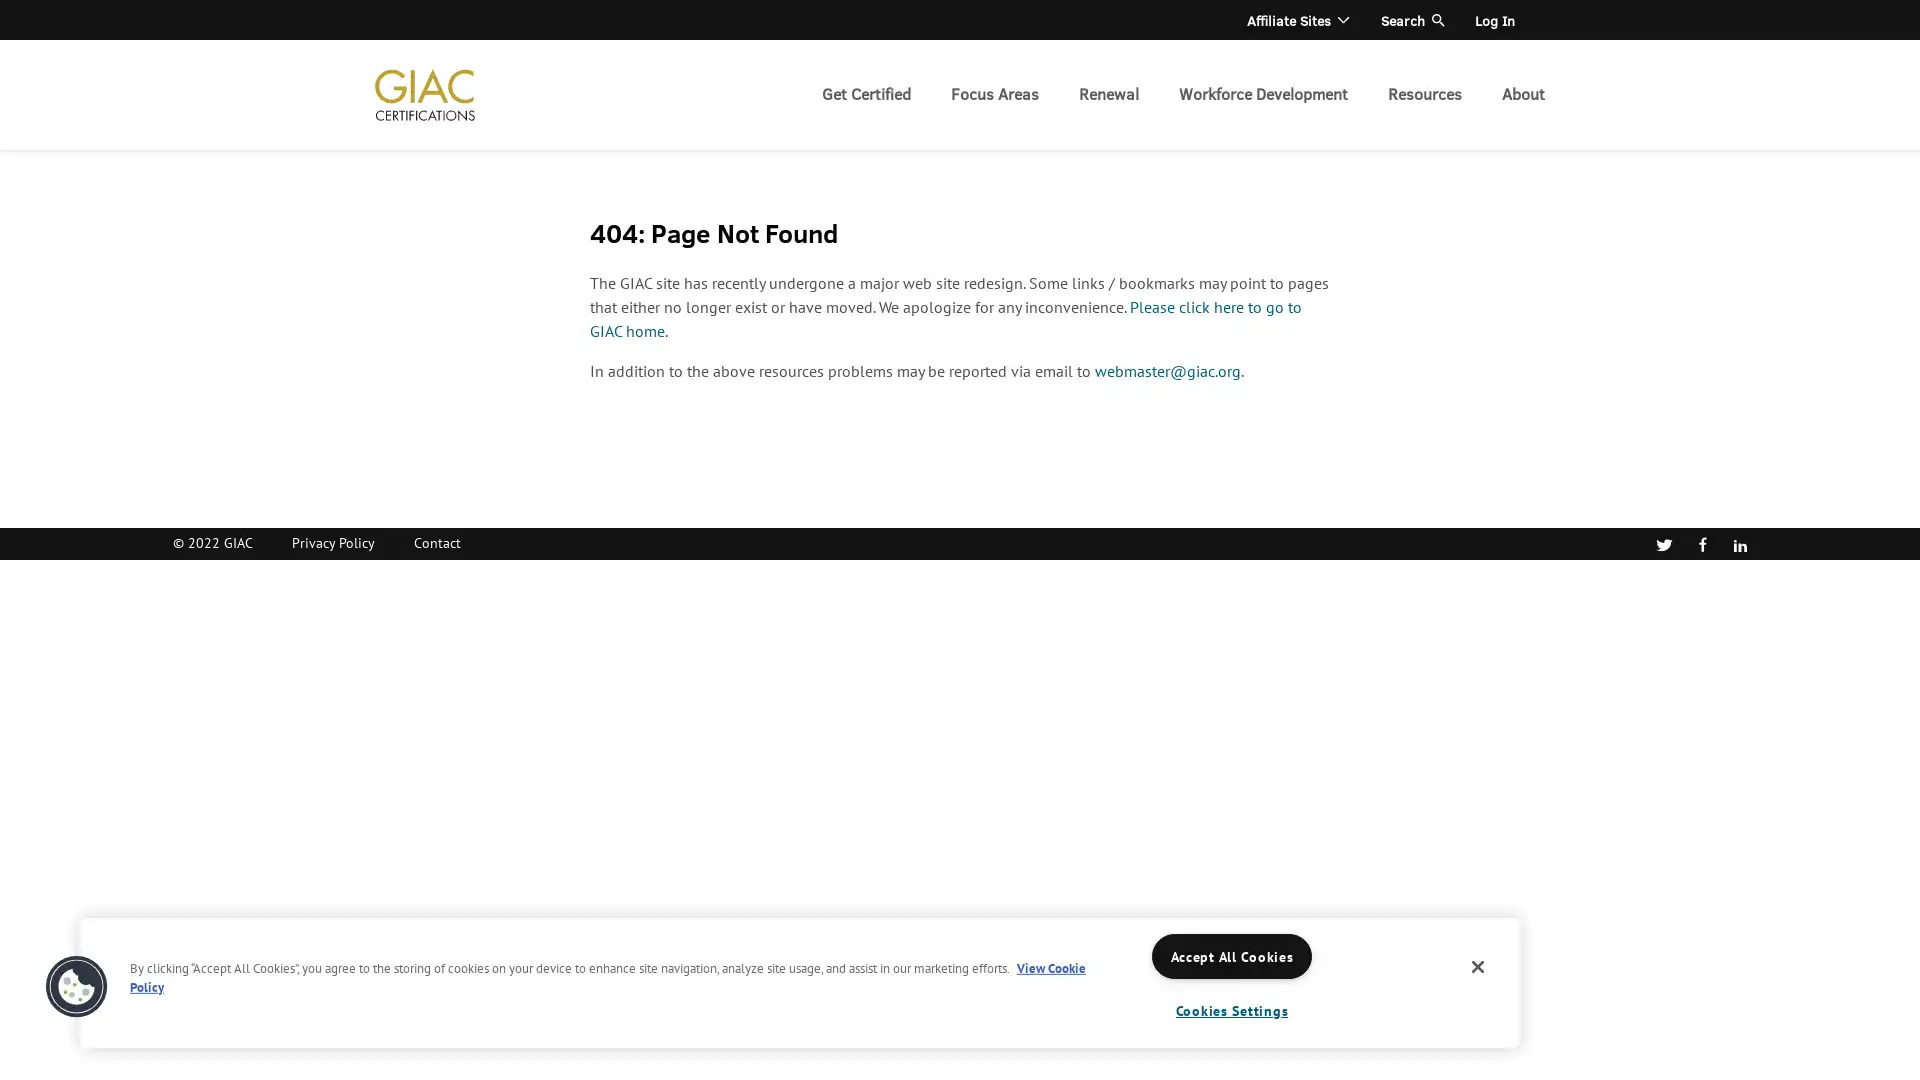 The width and height of the screenshot is (1920, 1080). Describe the element at coordinates (1231, 955) in the screenshot. I see `Accept All Cookies` at that location.